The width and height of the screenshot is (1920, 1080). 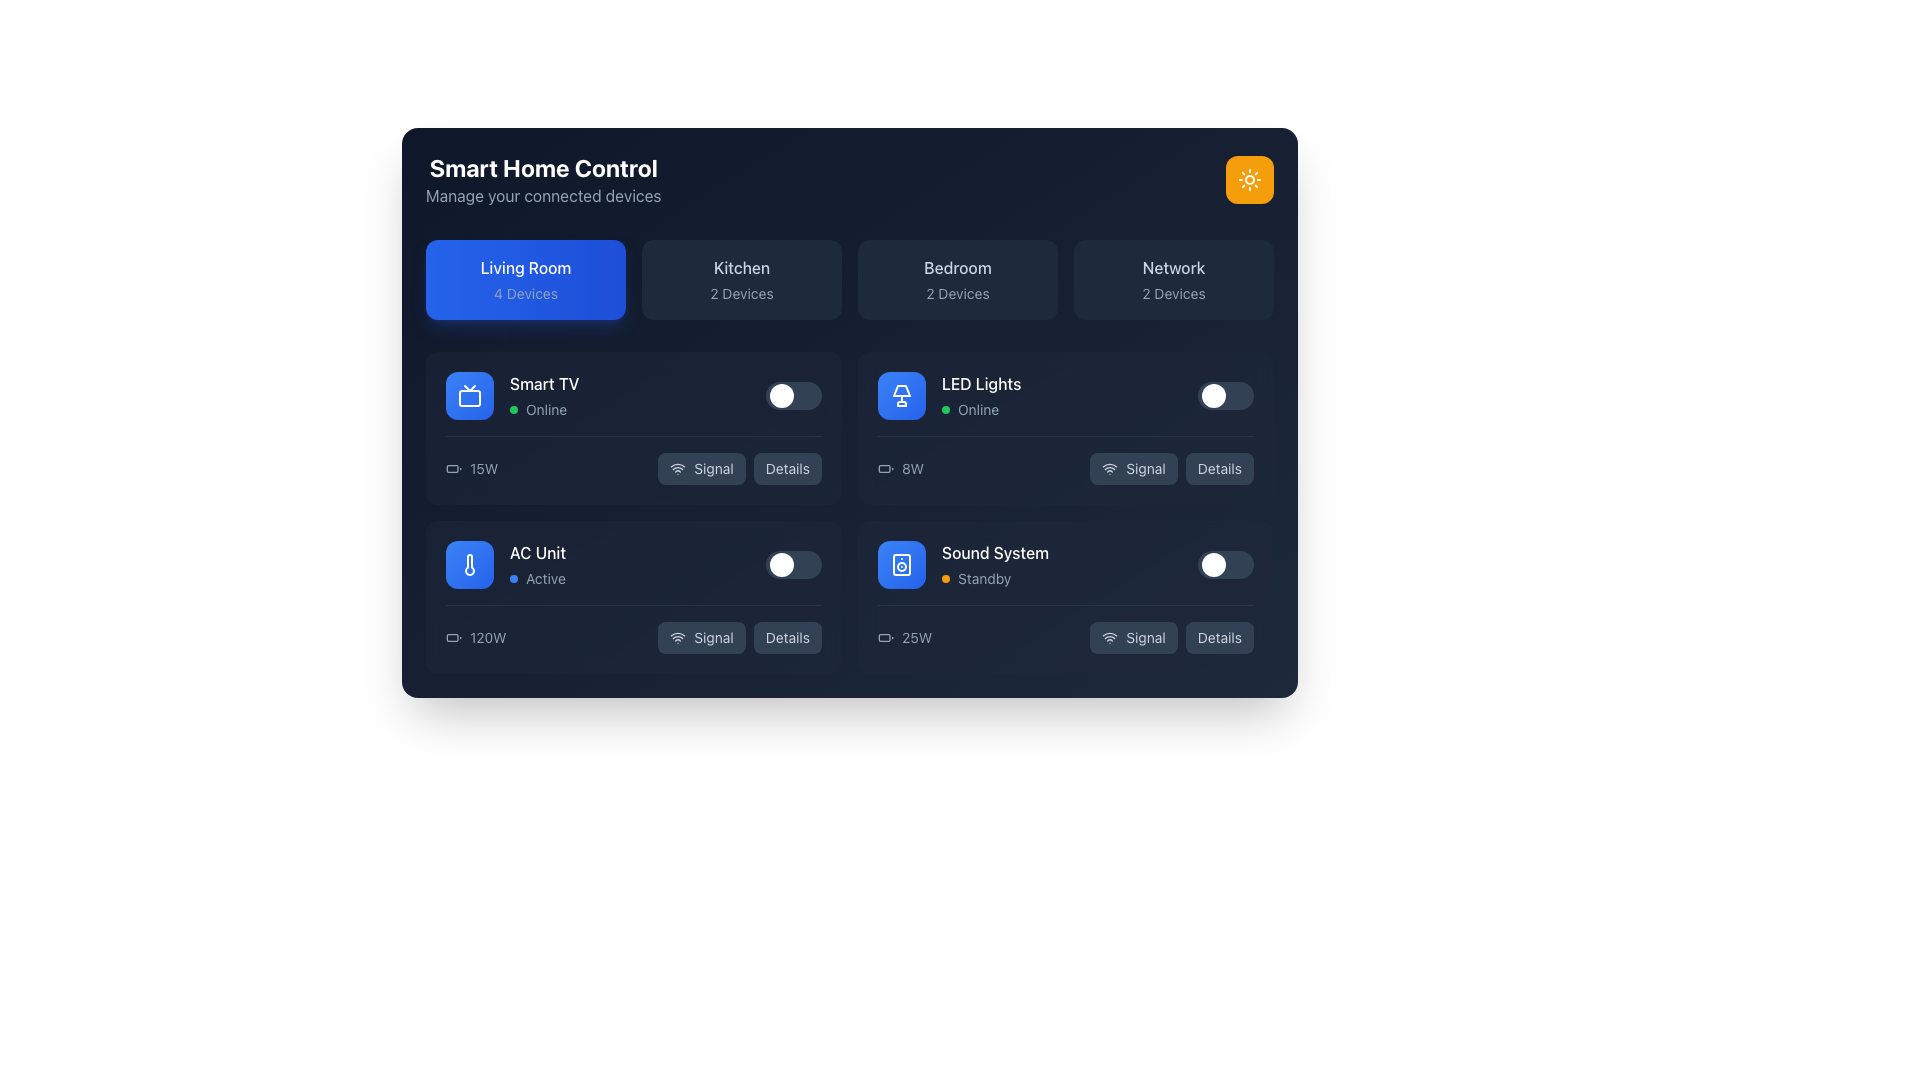 I want to click on the Text display that indicates the number of devices associated with the 'Bedroom' section, located immediately below the 'Bedroom' text in the third card of four cards, so click(x=957, y=293).